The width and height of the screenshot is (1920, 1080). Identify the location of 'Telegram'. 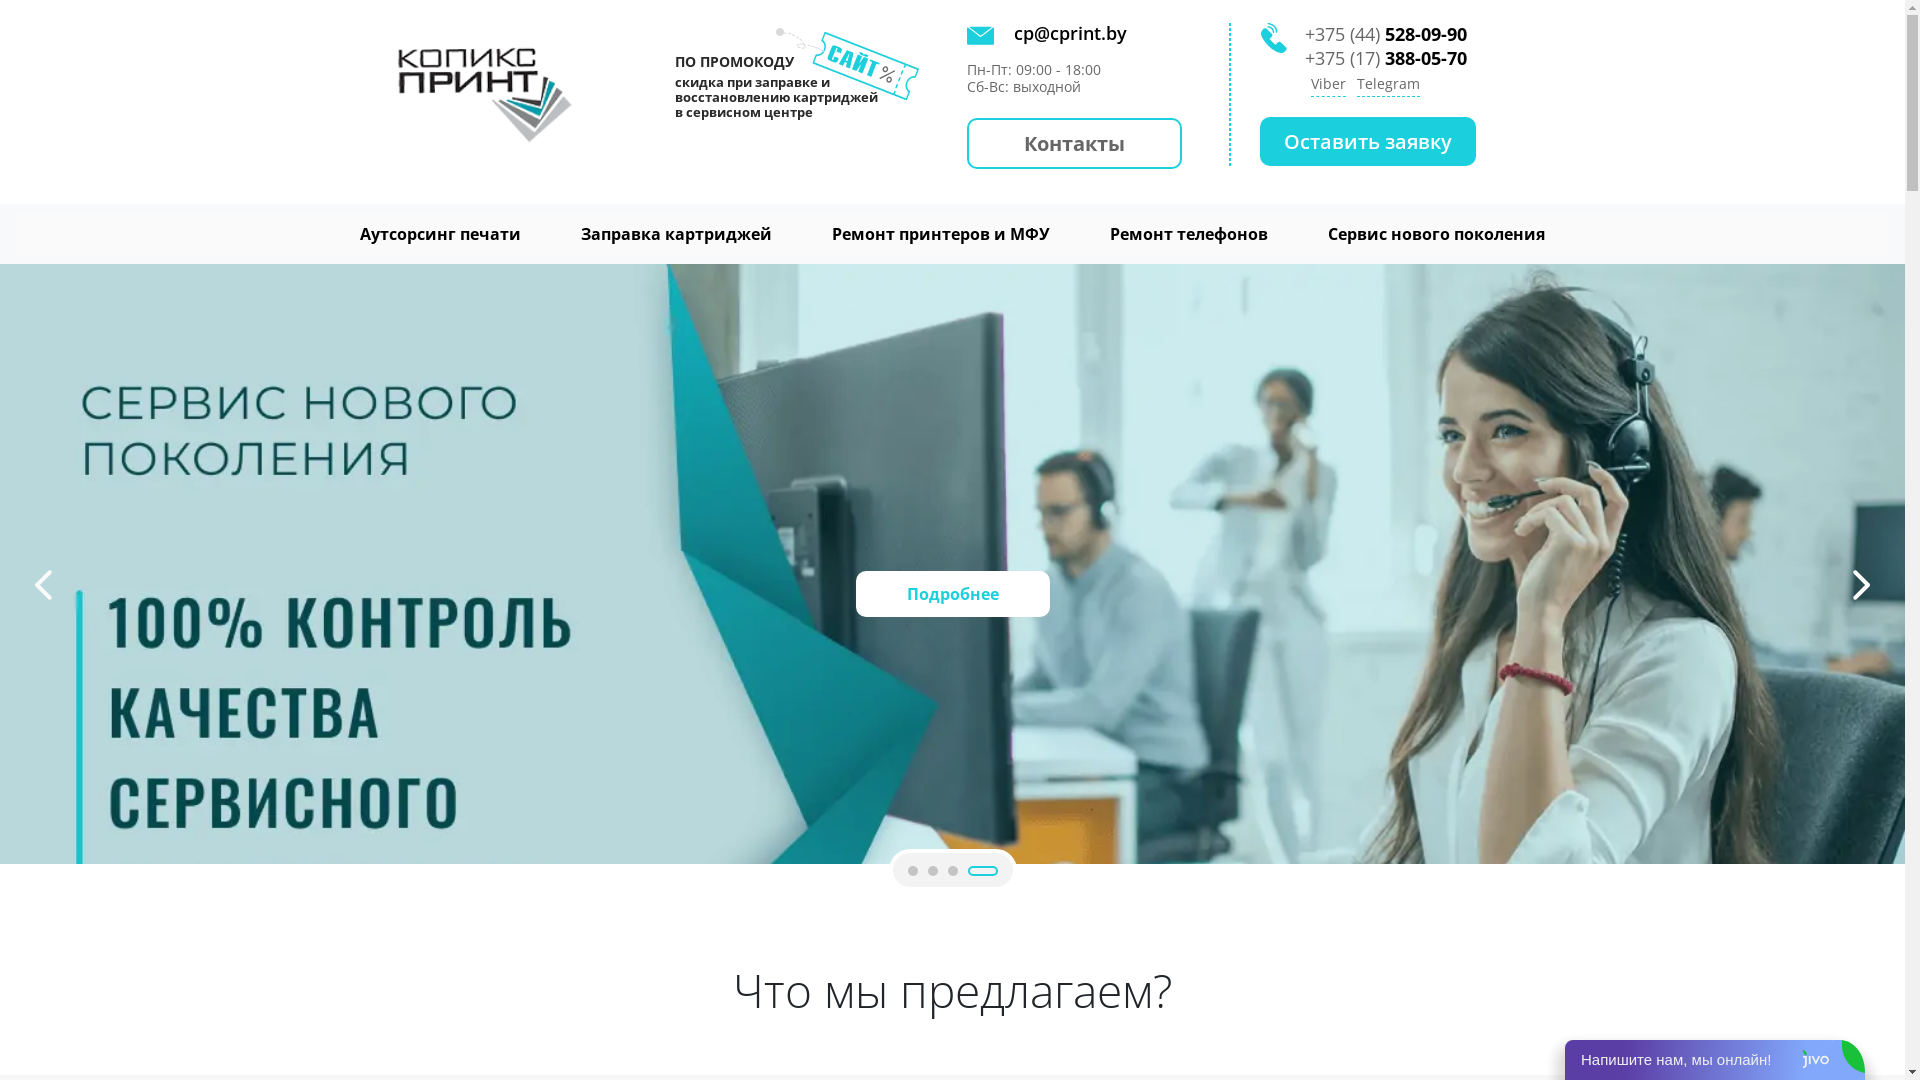
(1387, 84).